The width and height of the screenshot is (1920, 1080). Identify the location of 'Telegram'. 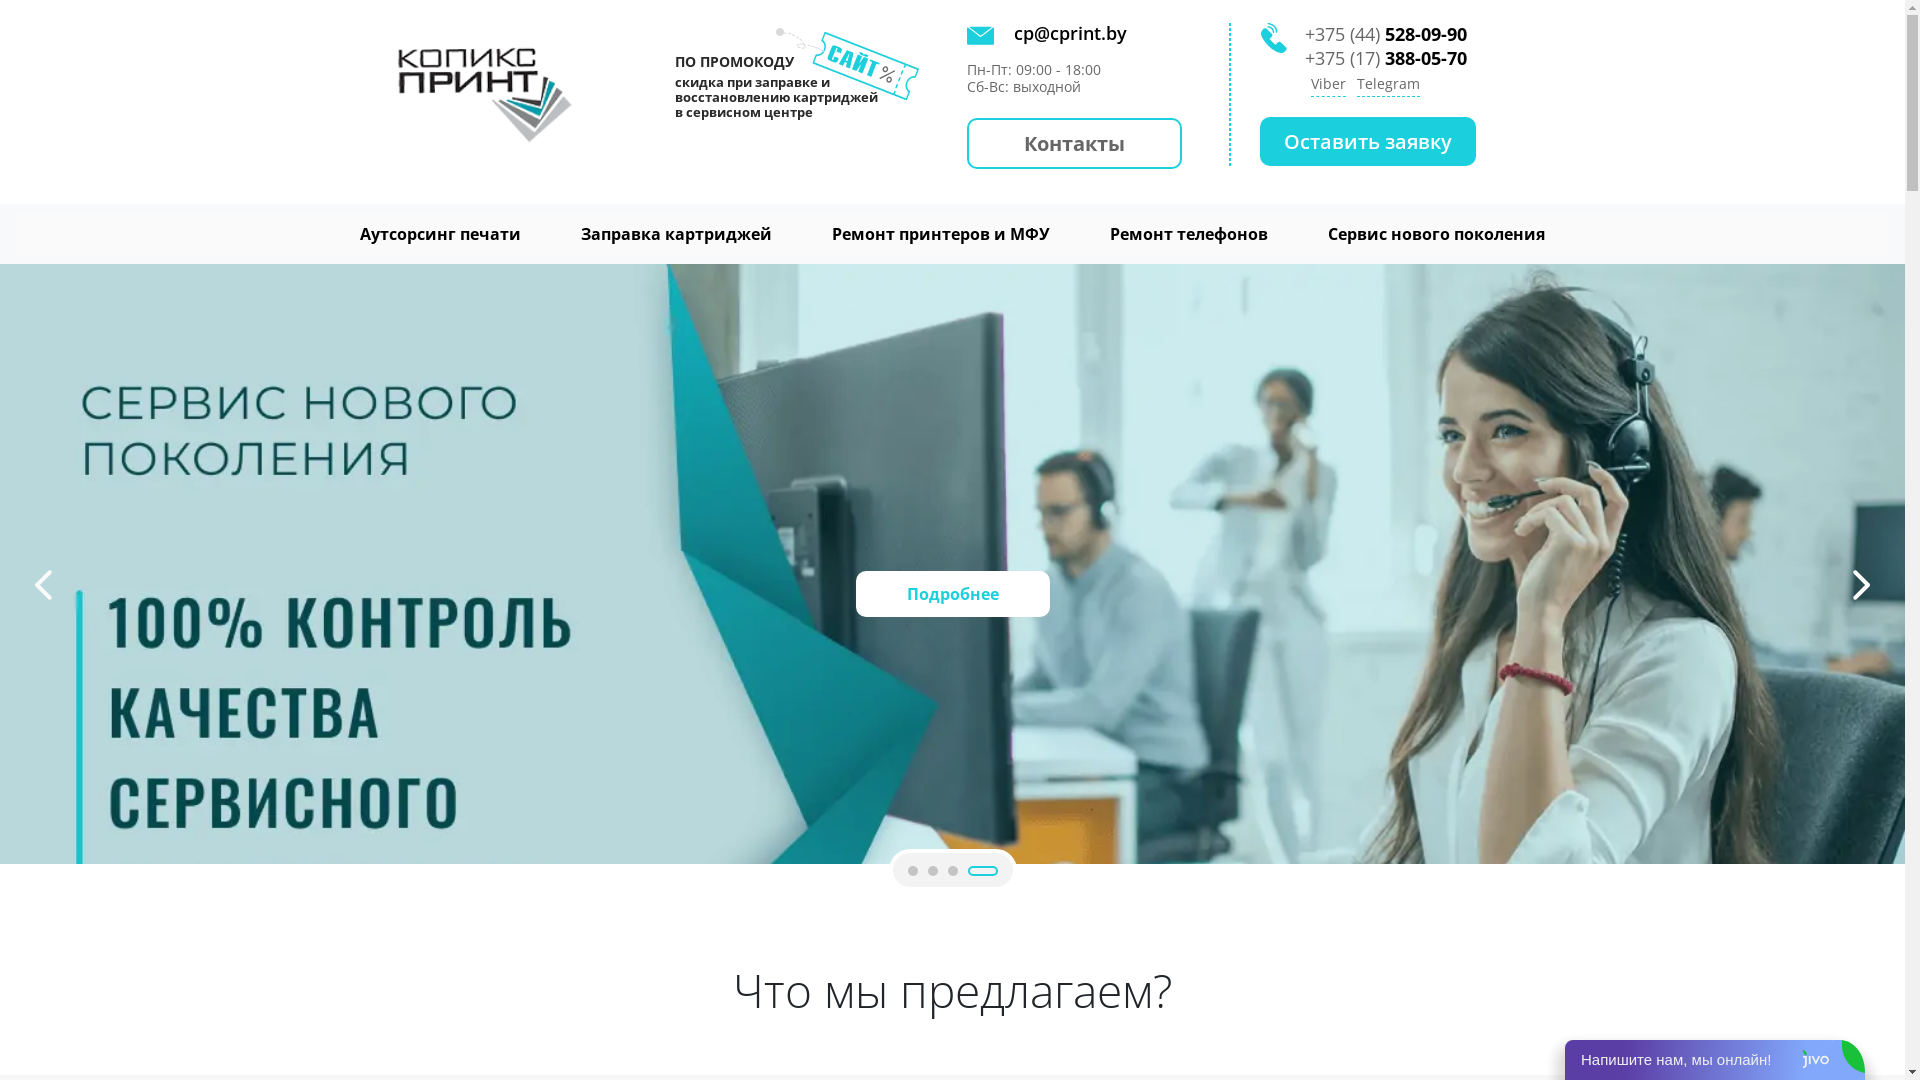
(1387, 84).